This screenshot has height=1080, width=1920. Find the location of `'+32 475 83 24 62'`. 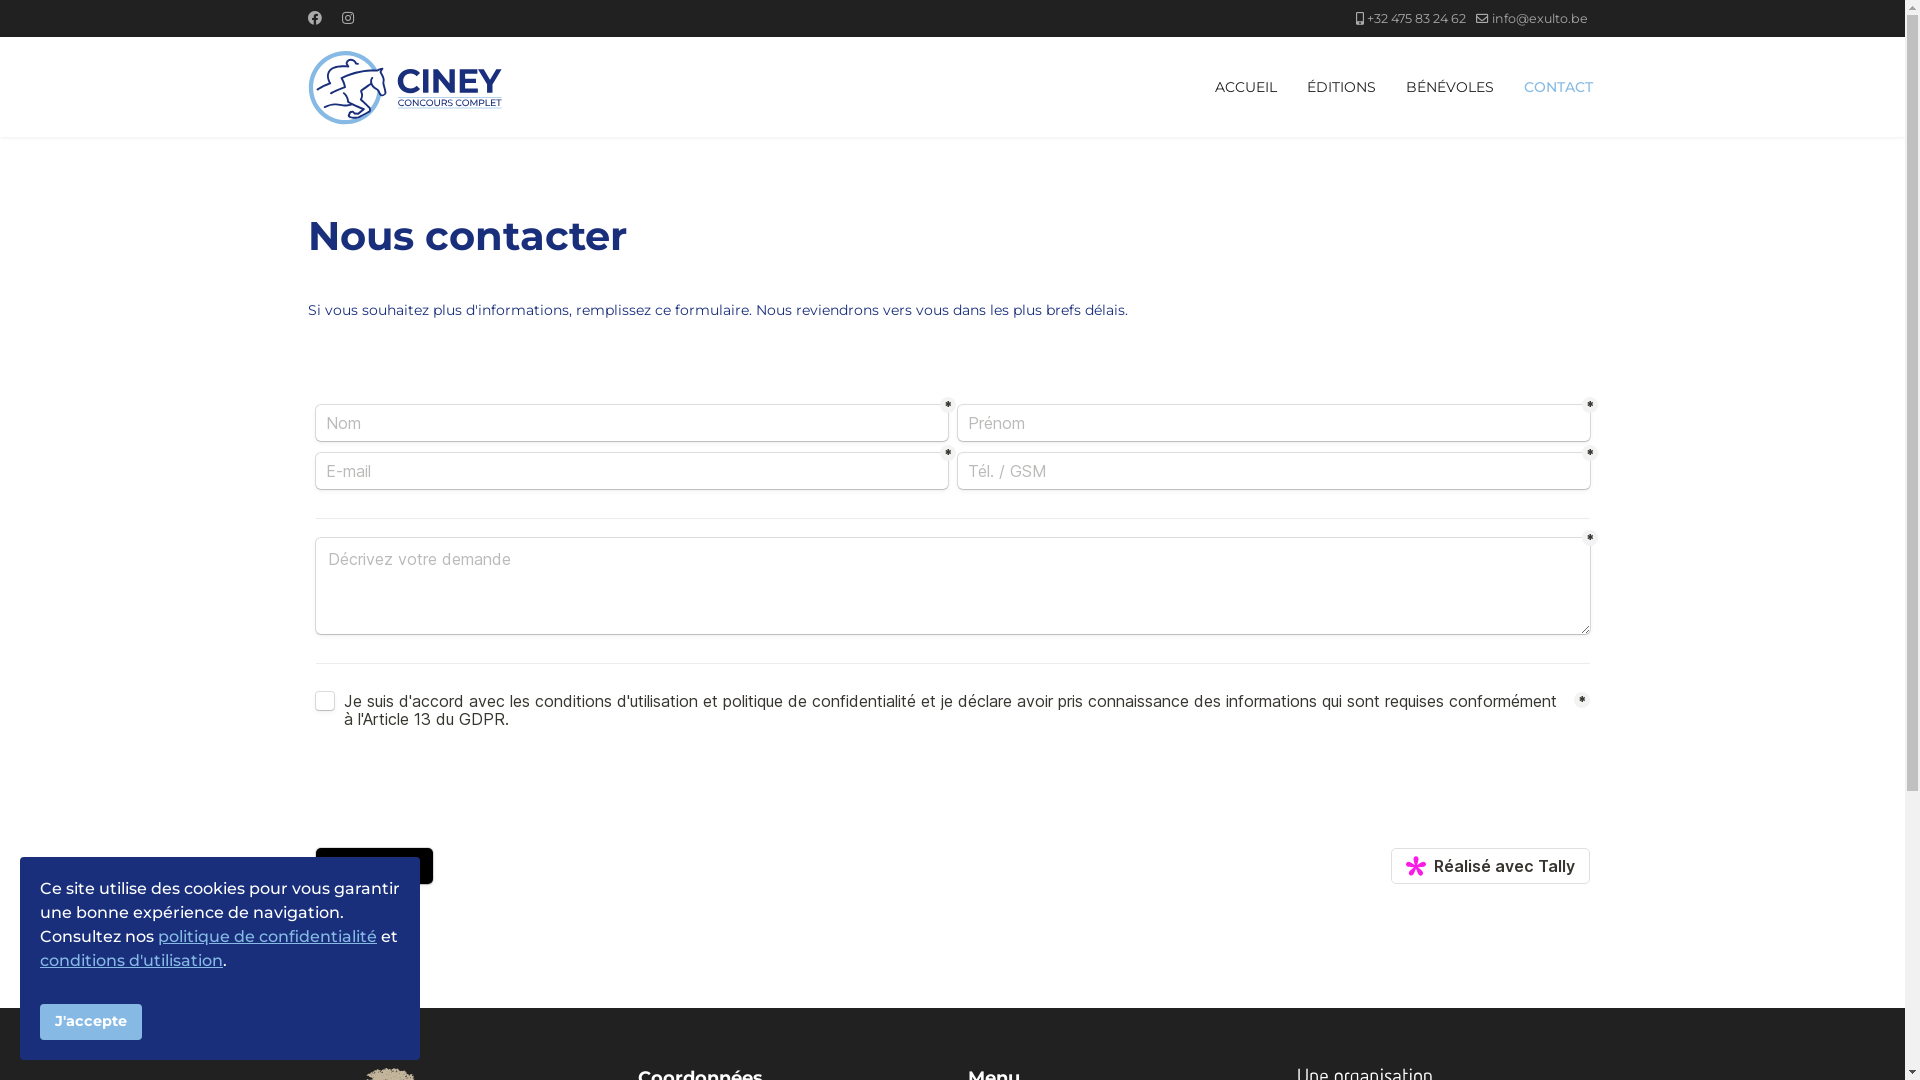

'+32 475 83 24 62' is located at coordinates (1414, 18).